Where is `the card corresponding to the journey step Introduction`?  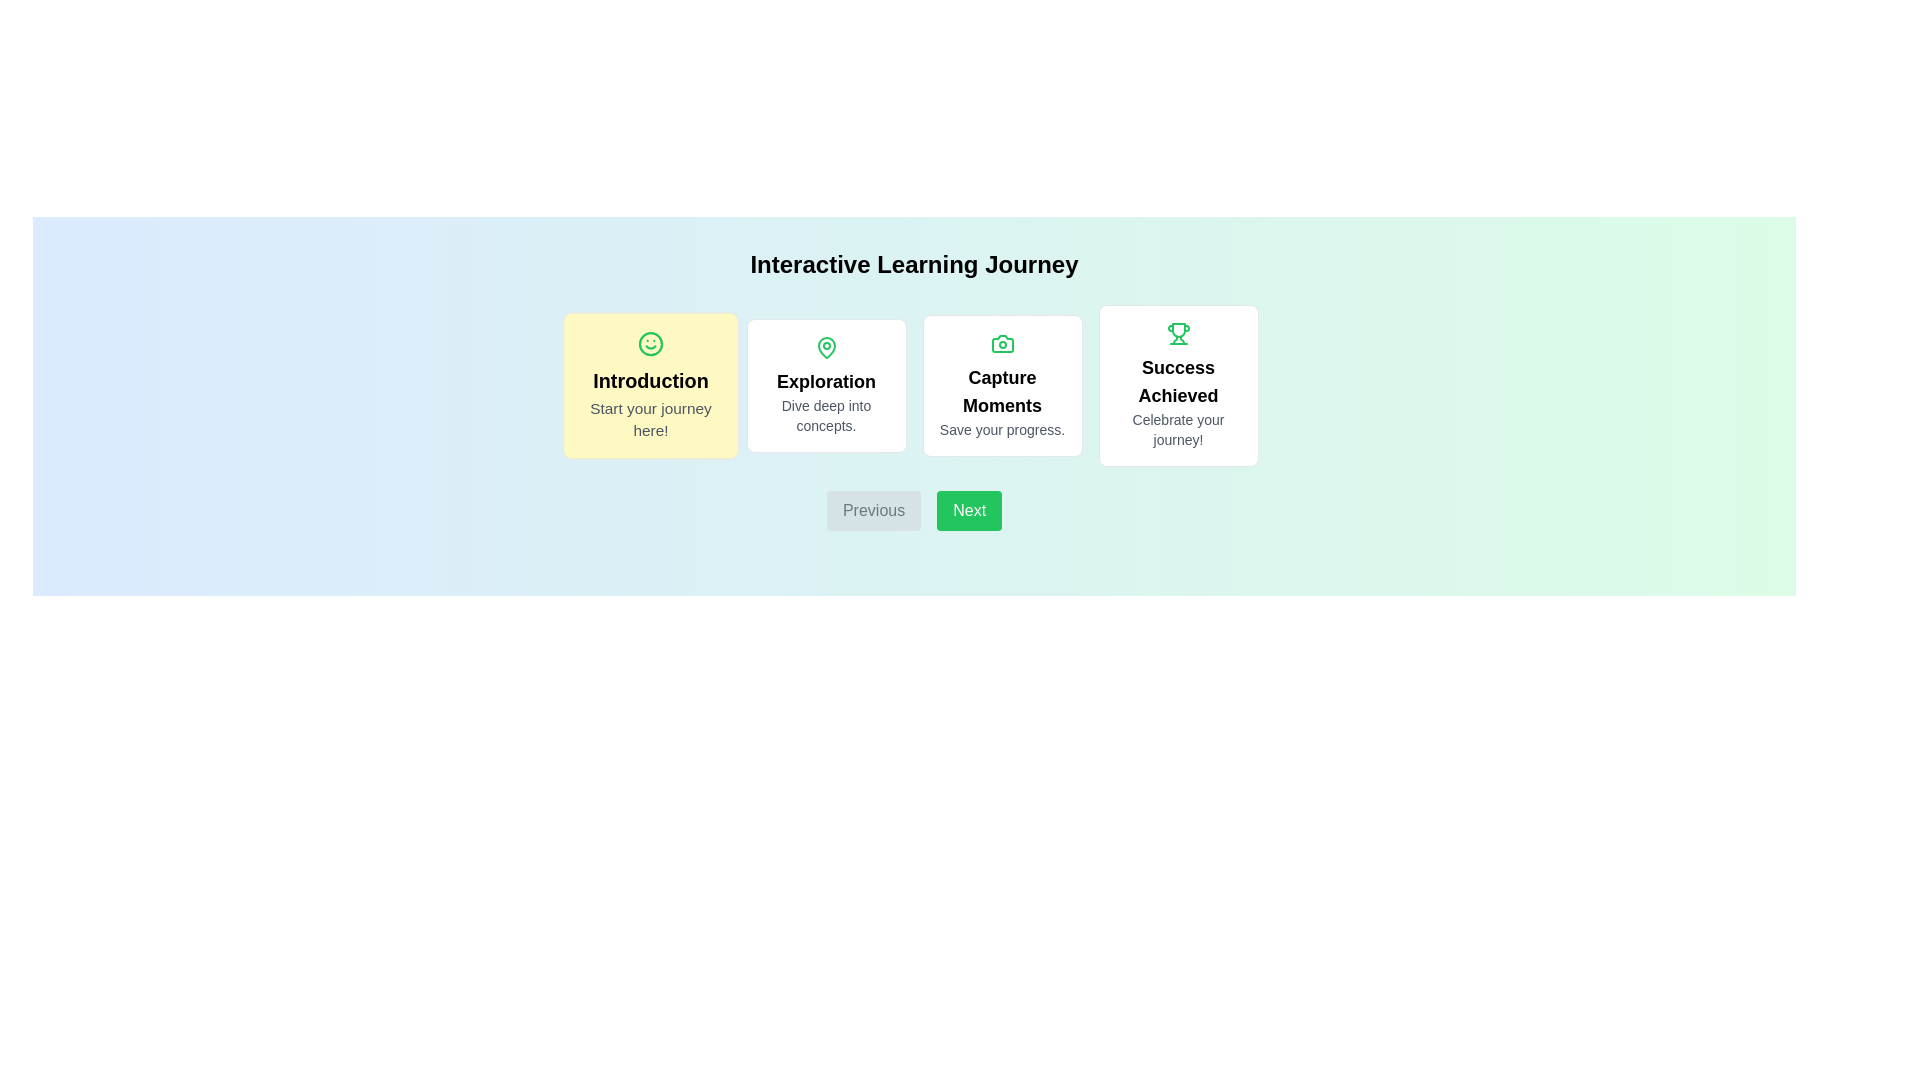 the card corresponding to the journey step Introduction is located at coordinates (650, 385).